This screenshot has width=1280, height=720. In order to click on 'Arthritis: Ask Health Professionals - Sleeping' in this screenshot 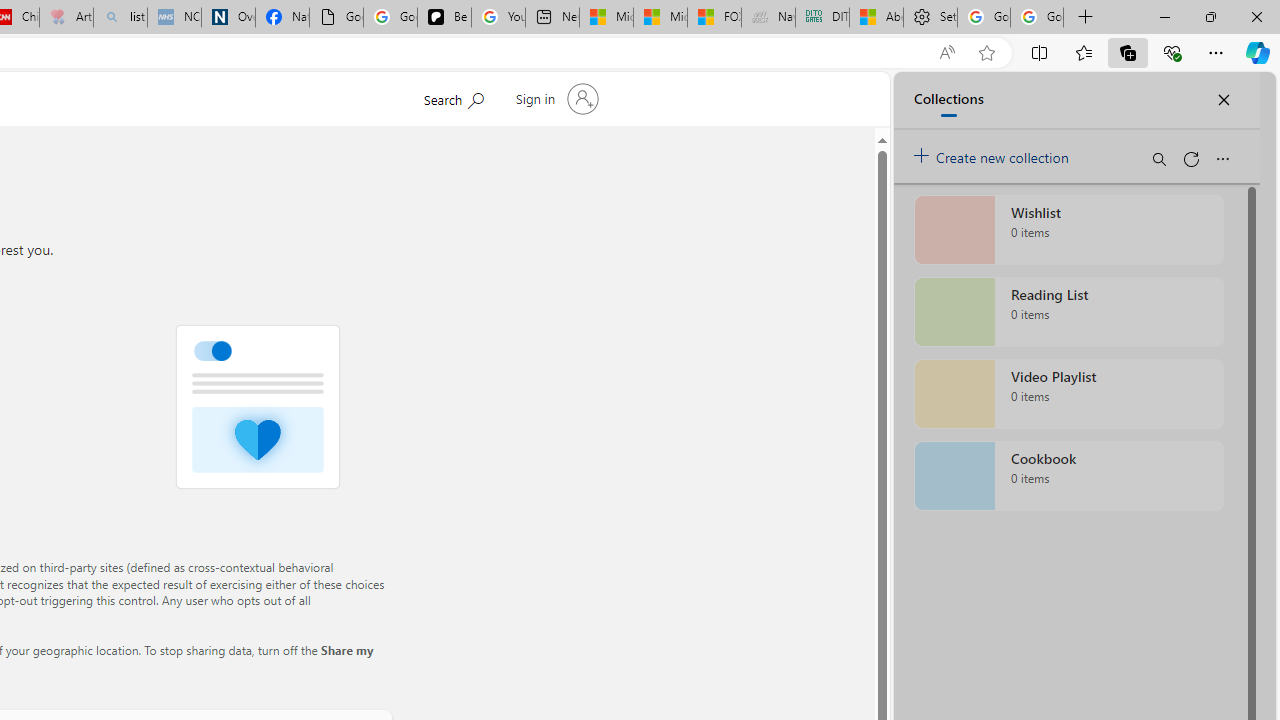, I will do `click(66, 17)`.